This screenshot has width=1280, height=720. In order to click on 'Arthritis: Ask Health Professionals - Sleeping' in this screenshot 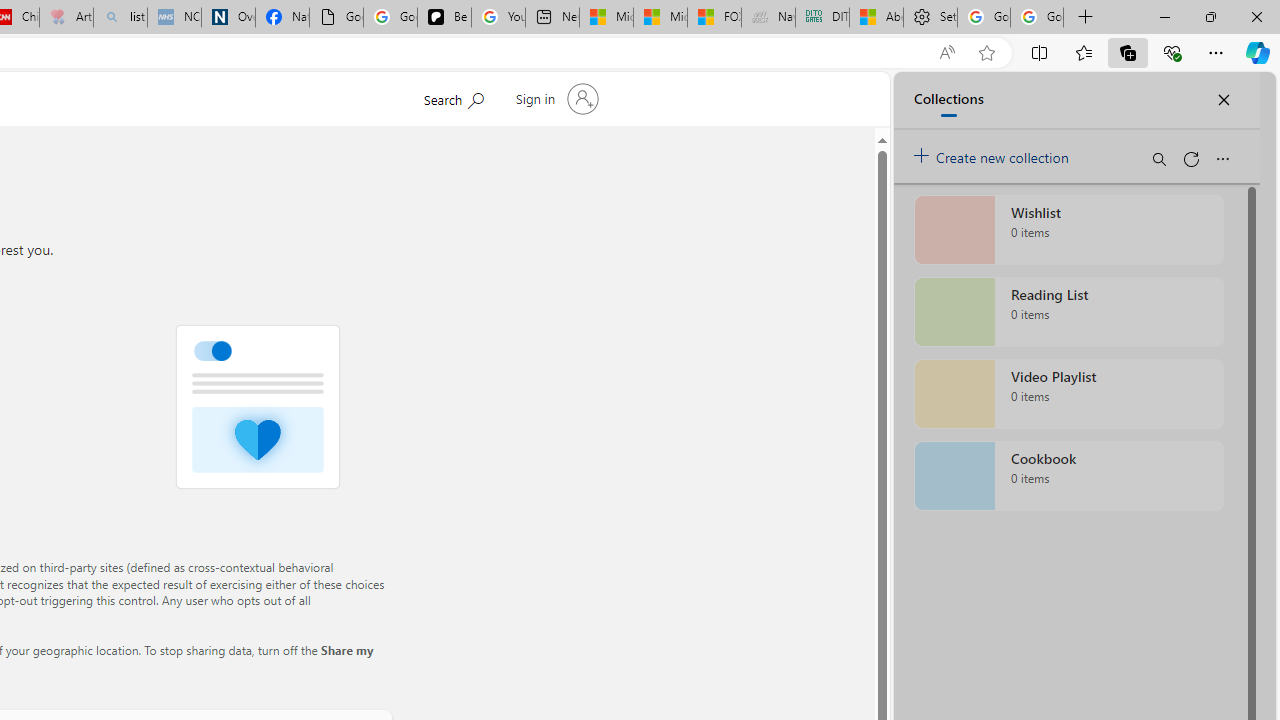, I will do `click(66, 17)`.